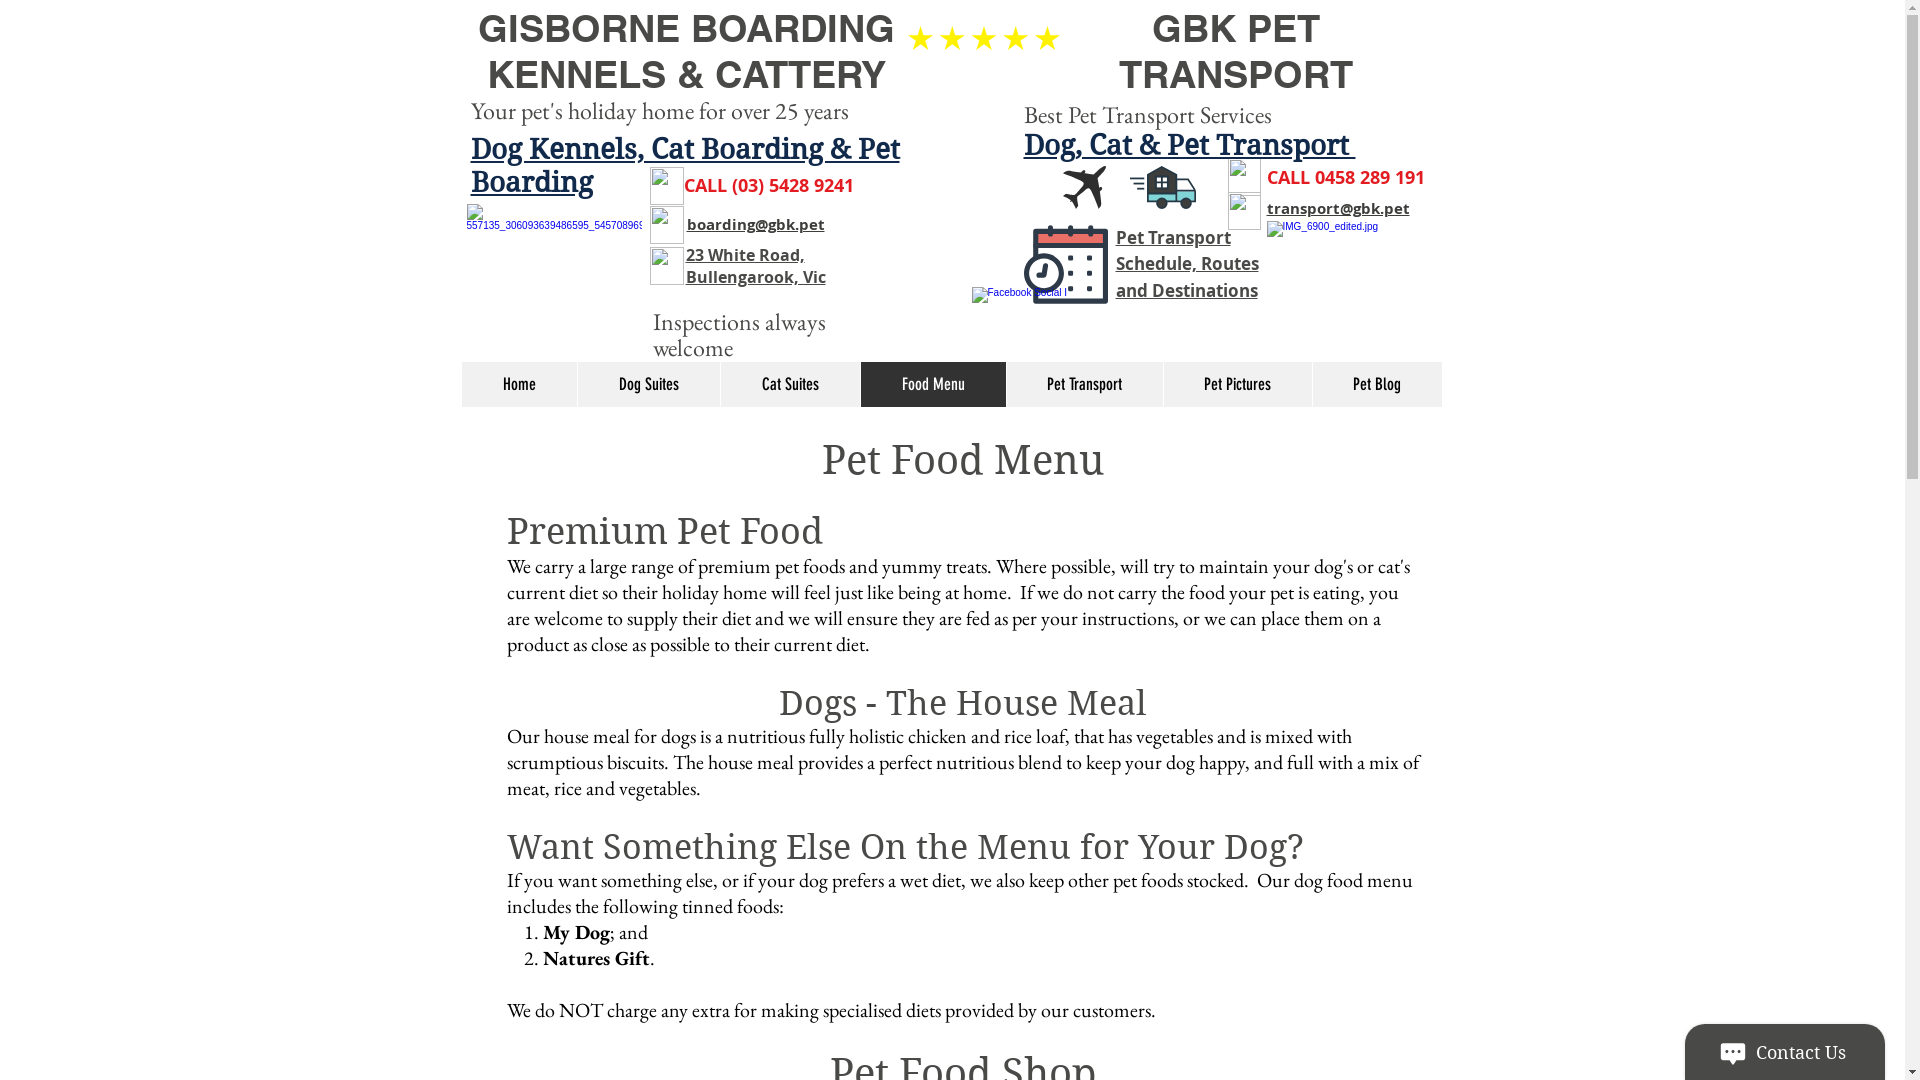 This screenshot has width=1920, height=1080. What do you see at coordinates (1235, 50) in the screenshot?
I see `'GBK PET TRANSPORT'` at bounding box center [1235, 50].